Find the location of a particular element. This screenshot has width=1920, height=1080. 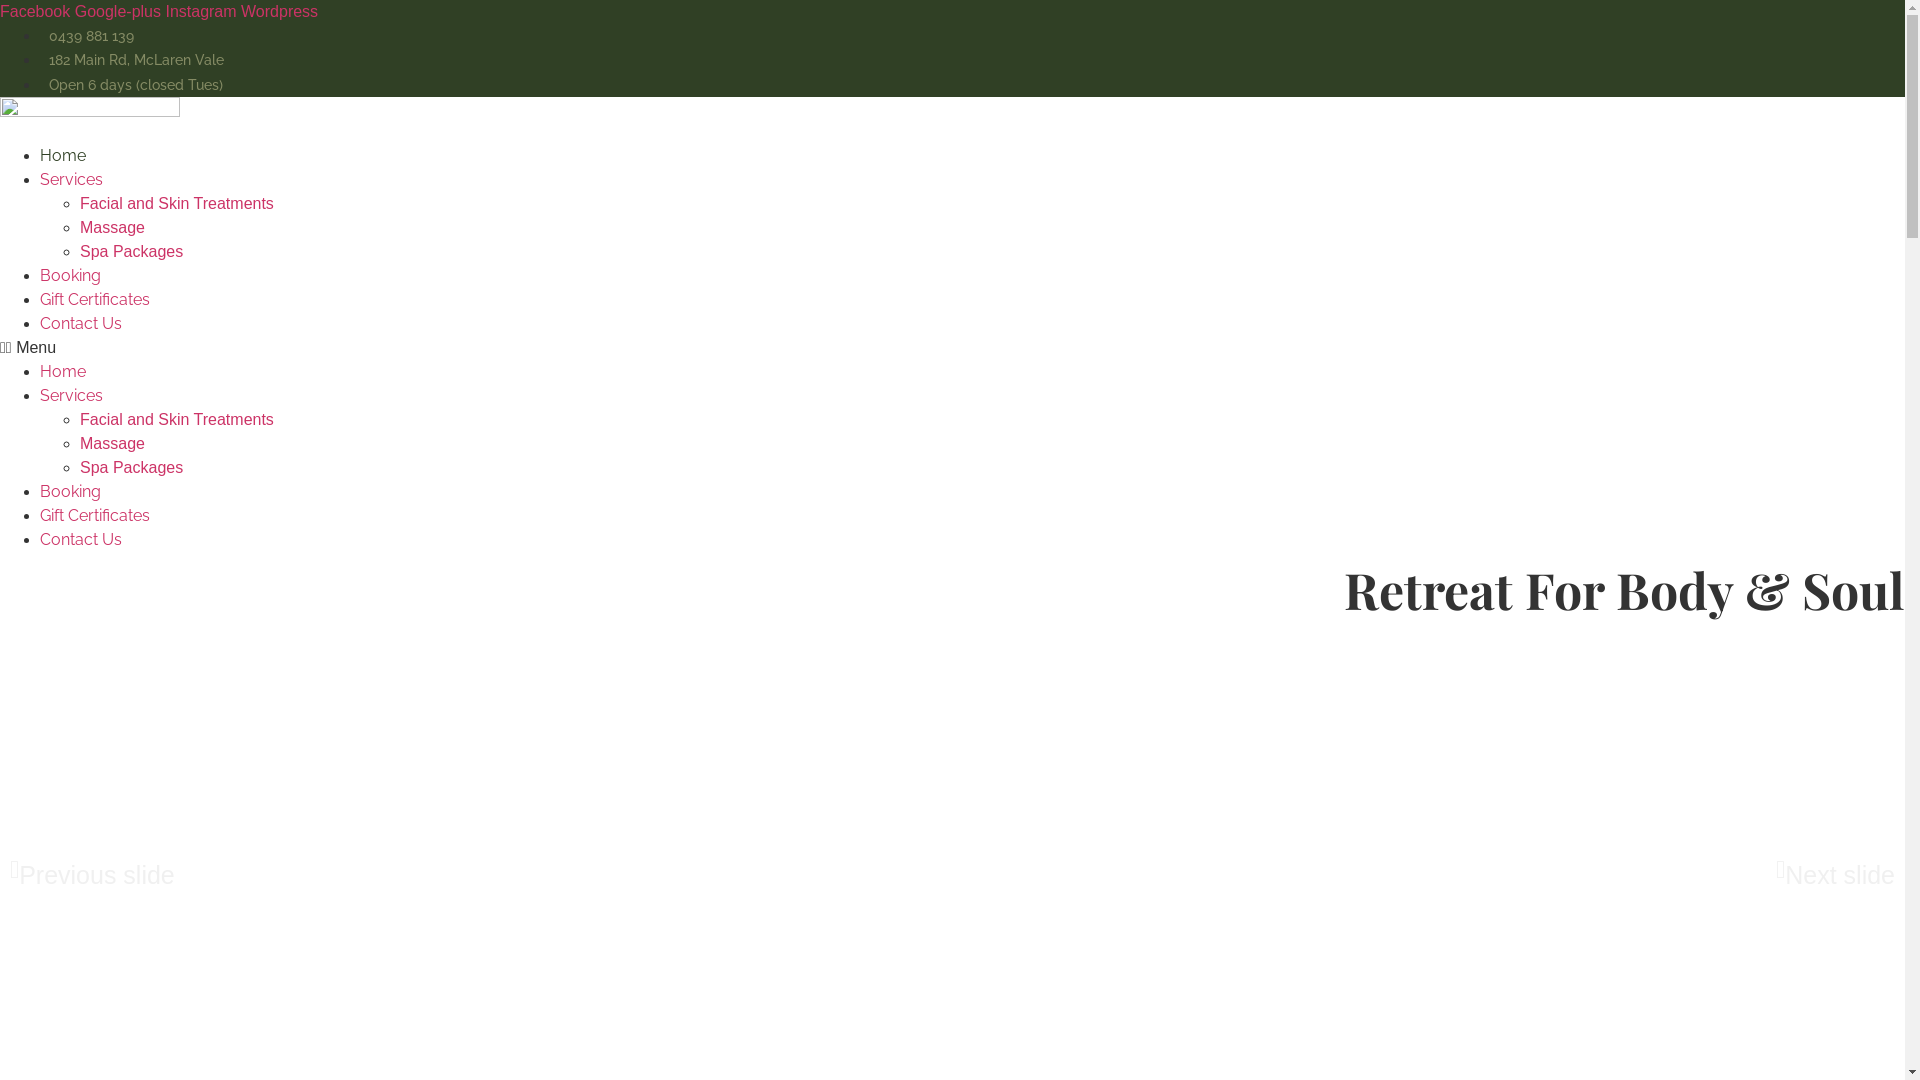

'Facial and Skin Treatments' is located at coordinates (177, 203).